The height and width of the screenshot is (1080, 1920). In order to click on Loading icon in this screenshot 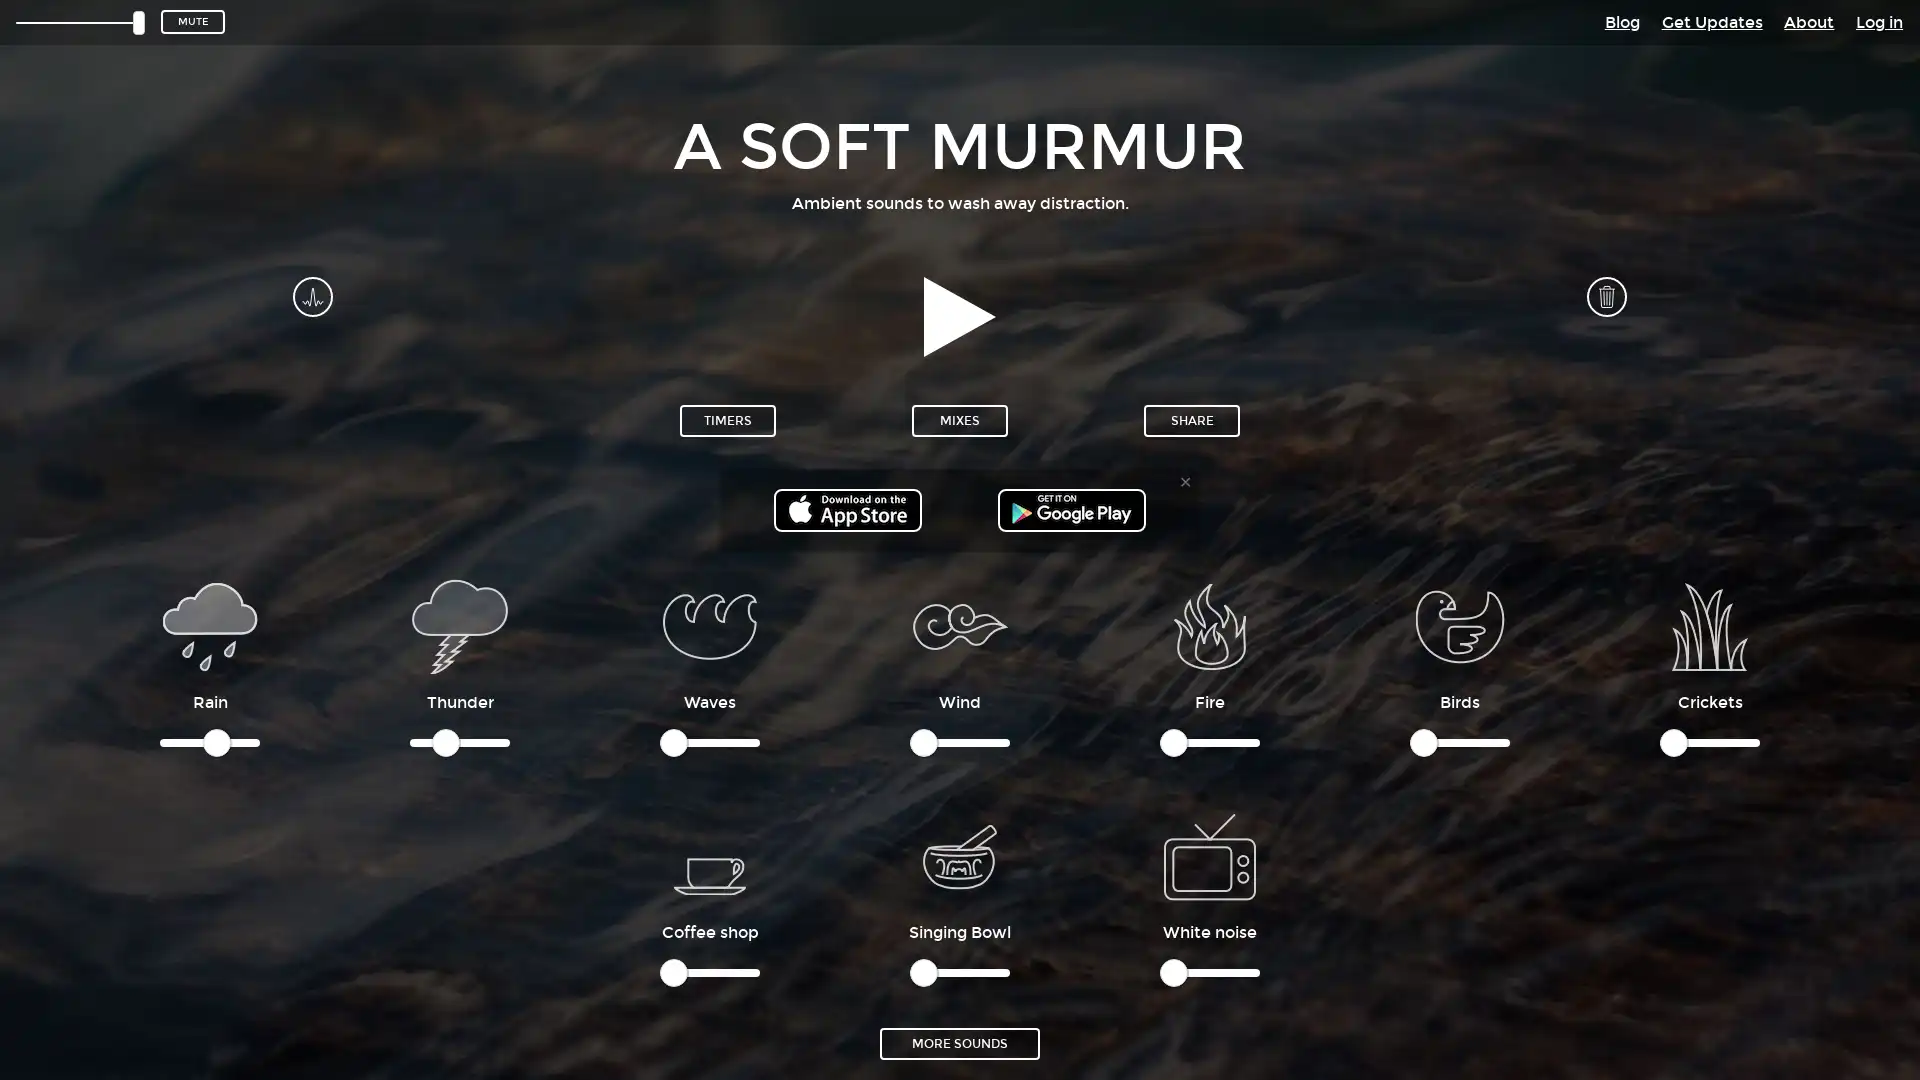, I will do `click(960, 624)`.